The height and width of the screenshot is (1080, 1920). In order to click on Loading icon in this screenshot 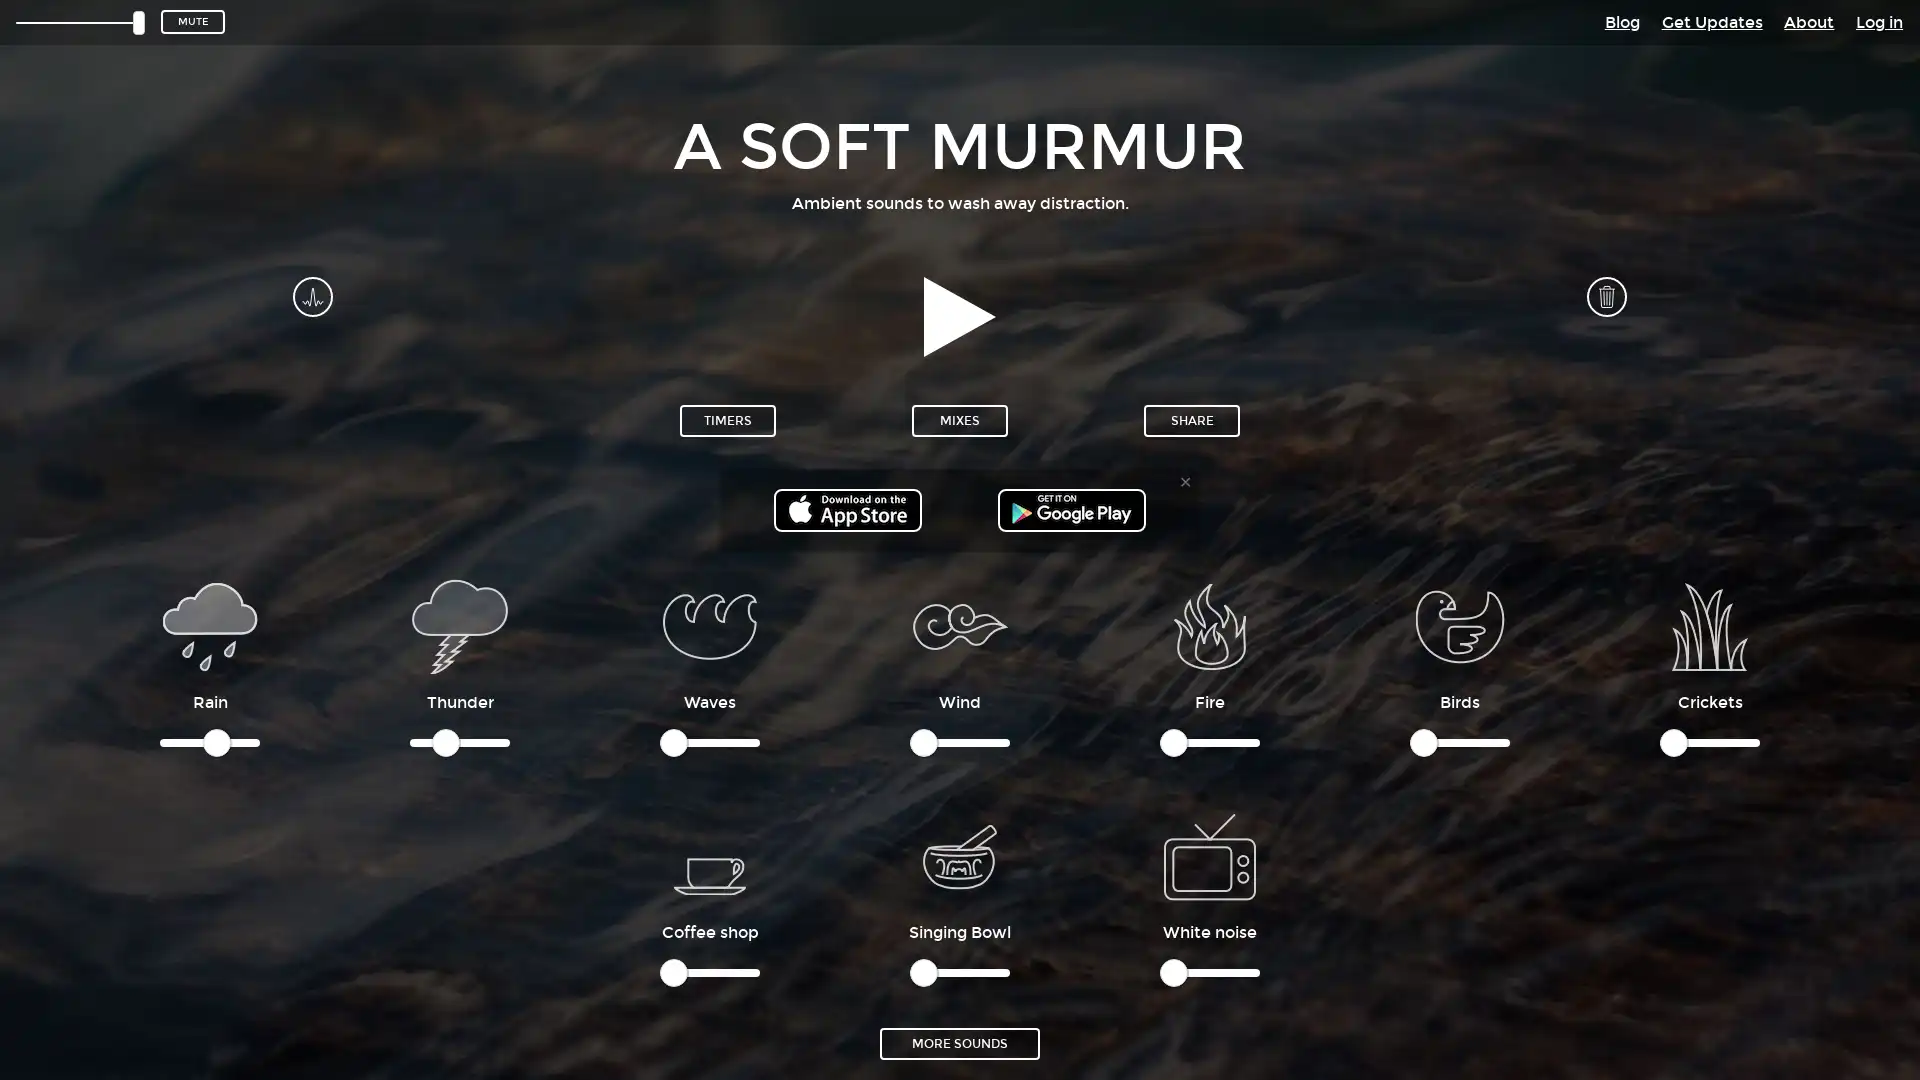, I will do `click(960, 624)`.